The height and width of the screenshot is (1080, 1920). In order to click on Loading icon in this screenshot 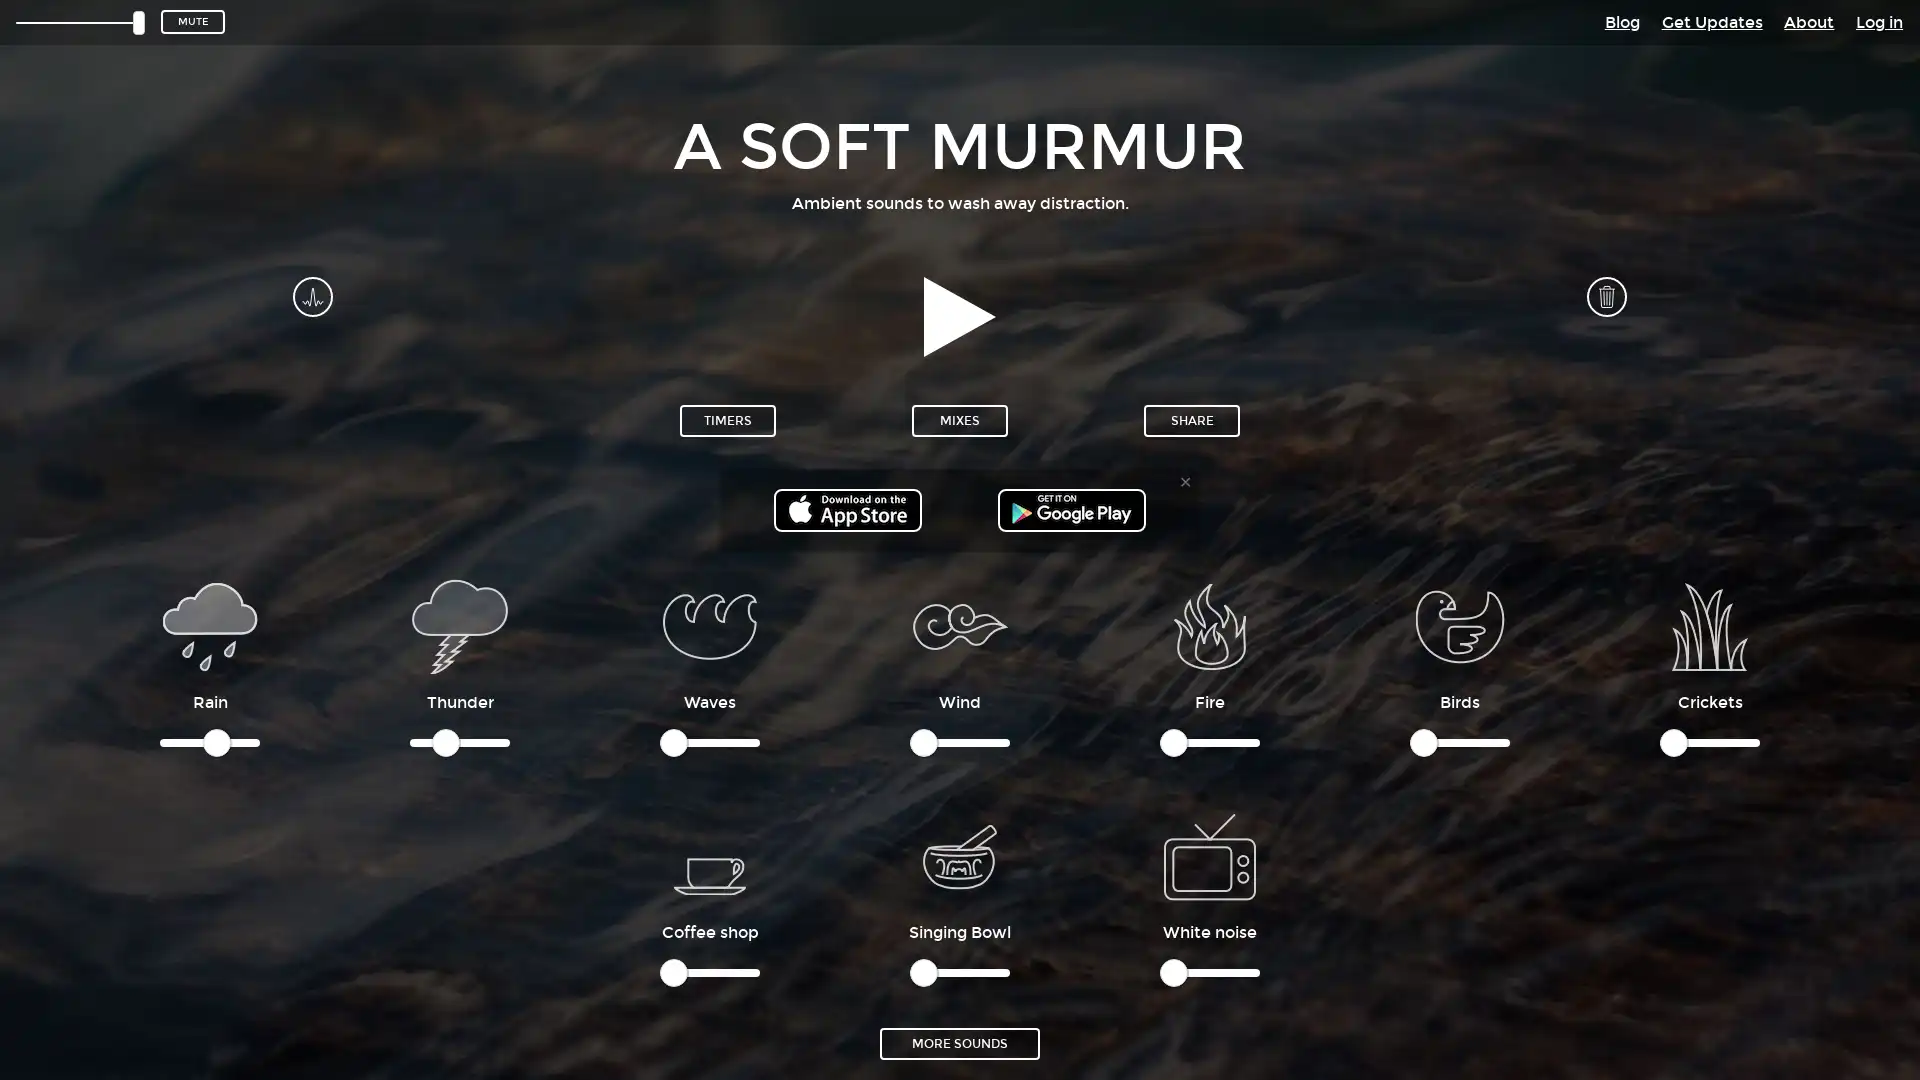, I will do `click(960, 624)`.